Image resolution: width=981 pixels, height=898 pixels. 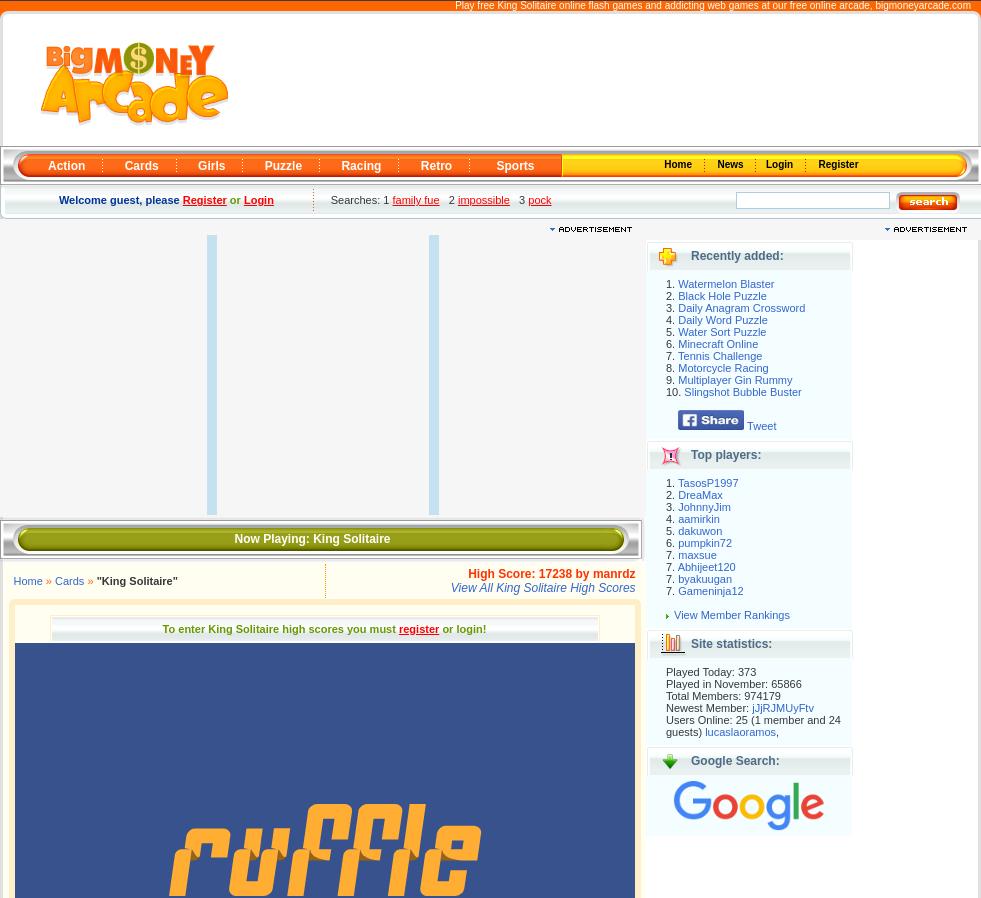 I want to click on 'Abhijeet120', so click(x=706, y=565).